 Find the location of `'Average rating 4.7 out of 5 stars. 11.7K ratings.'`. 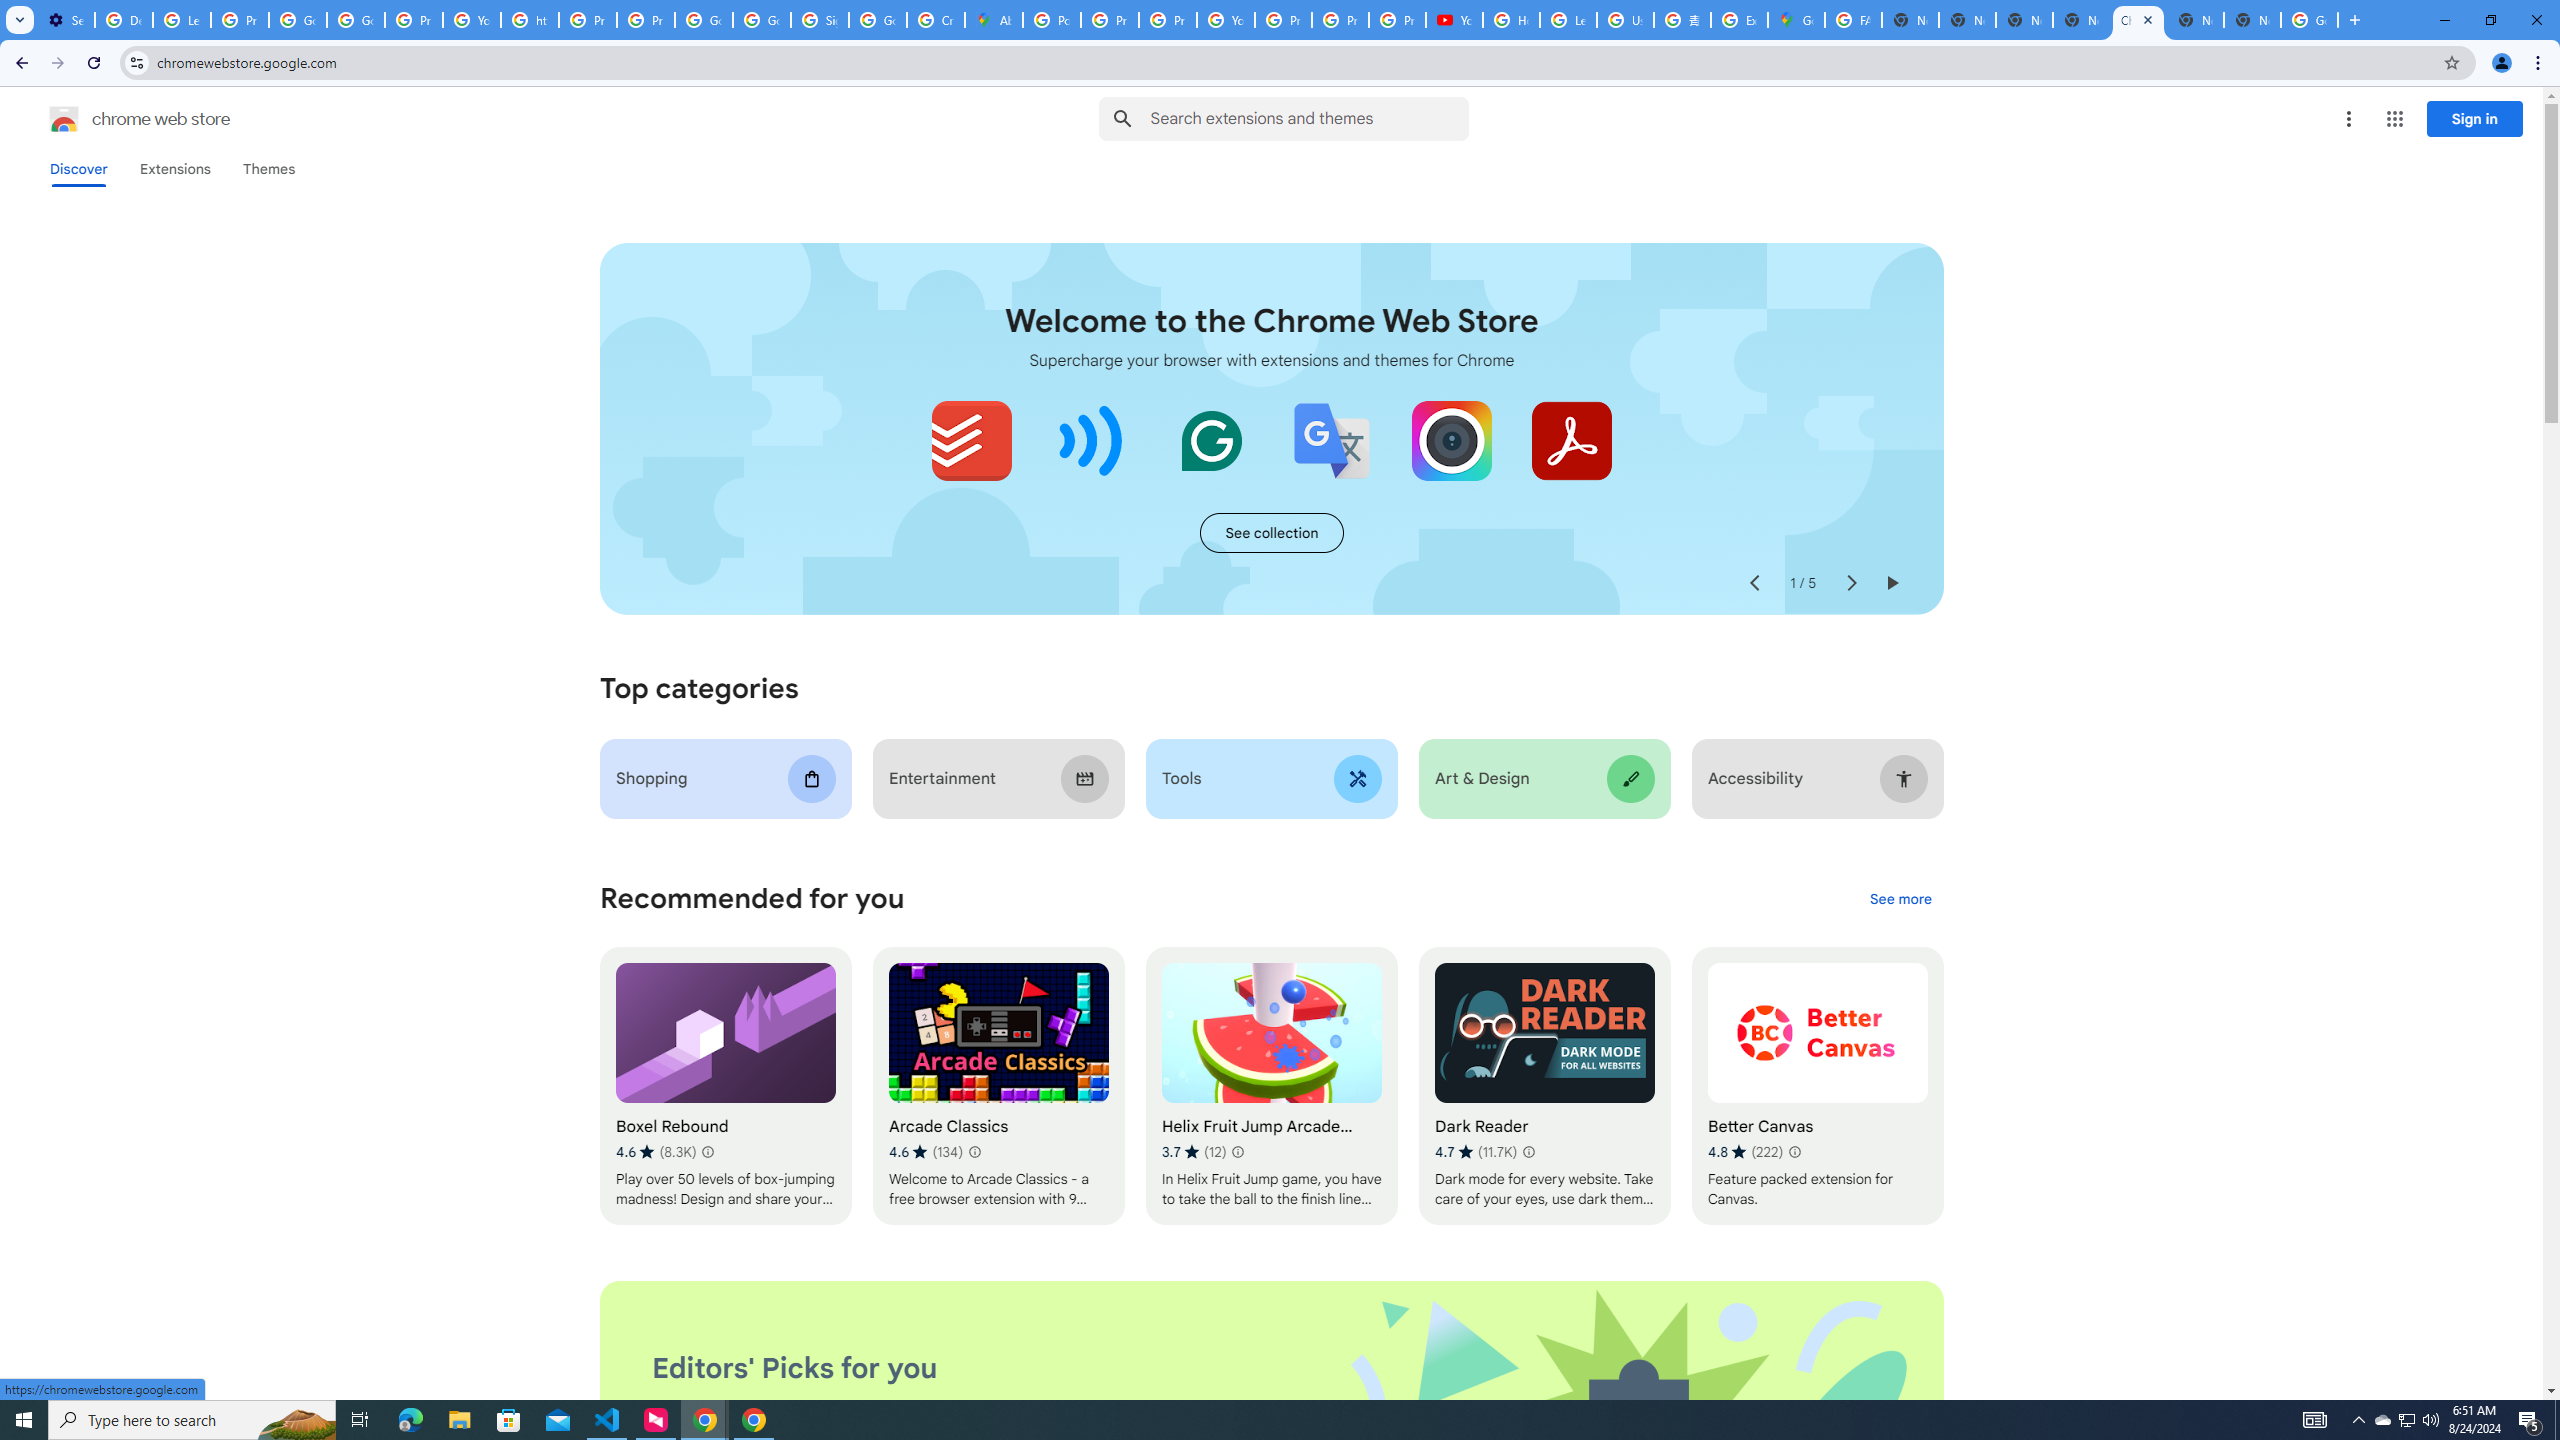

'Average rating 4.7 out of 5 stars. 11.7K ratings.' is located at coordinates (1475, 1152).